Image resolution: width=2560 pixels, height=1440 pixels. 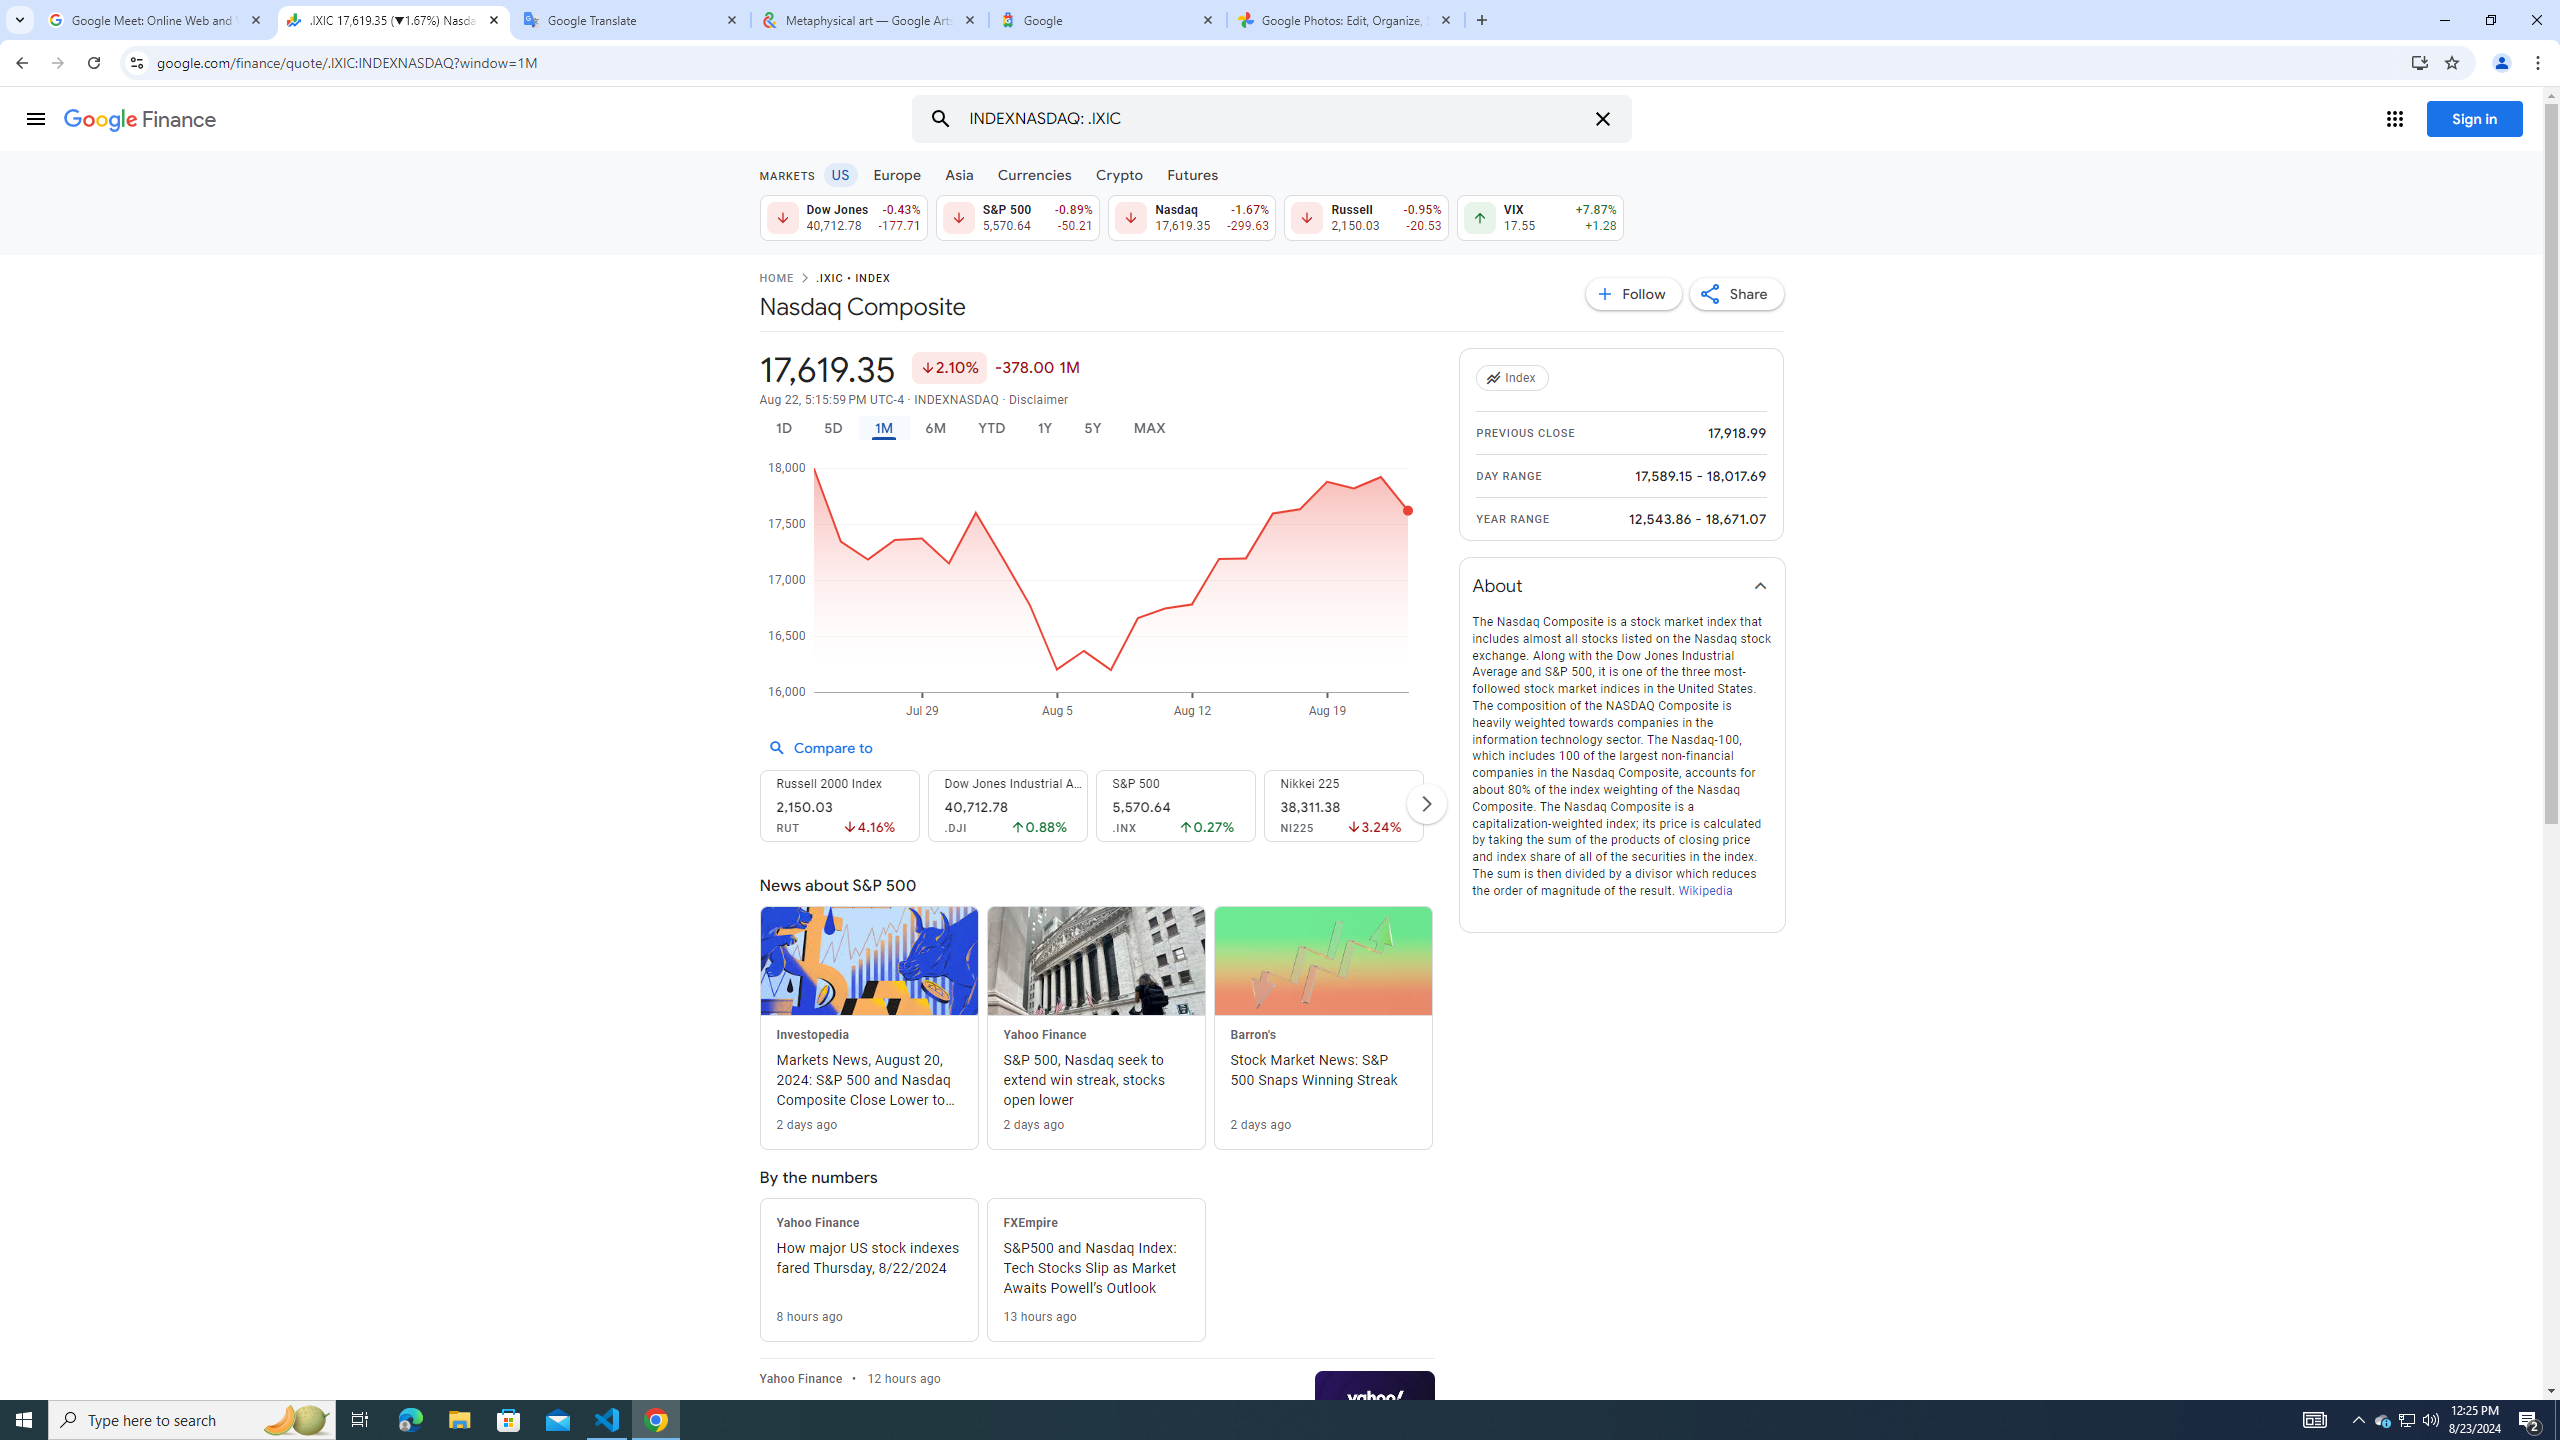 I want to click on 'Dow Jones 40,712.78 Down by 0.43% -177.71', so click(x=841, y=217).